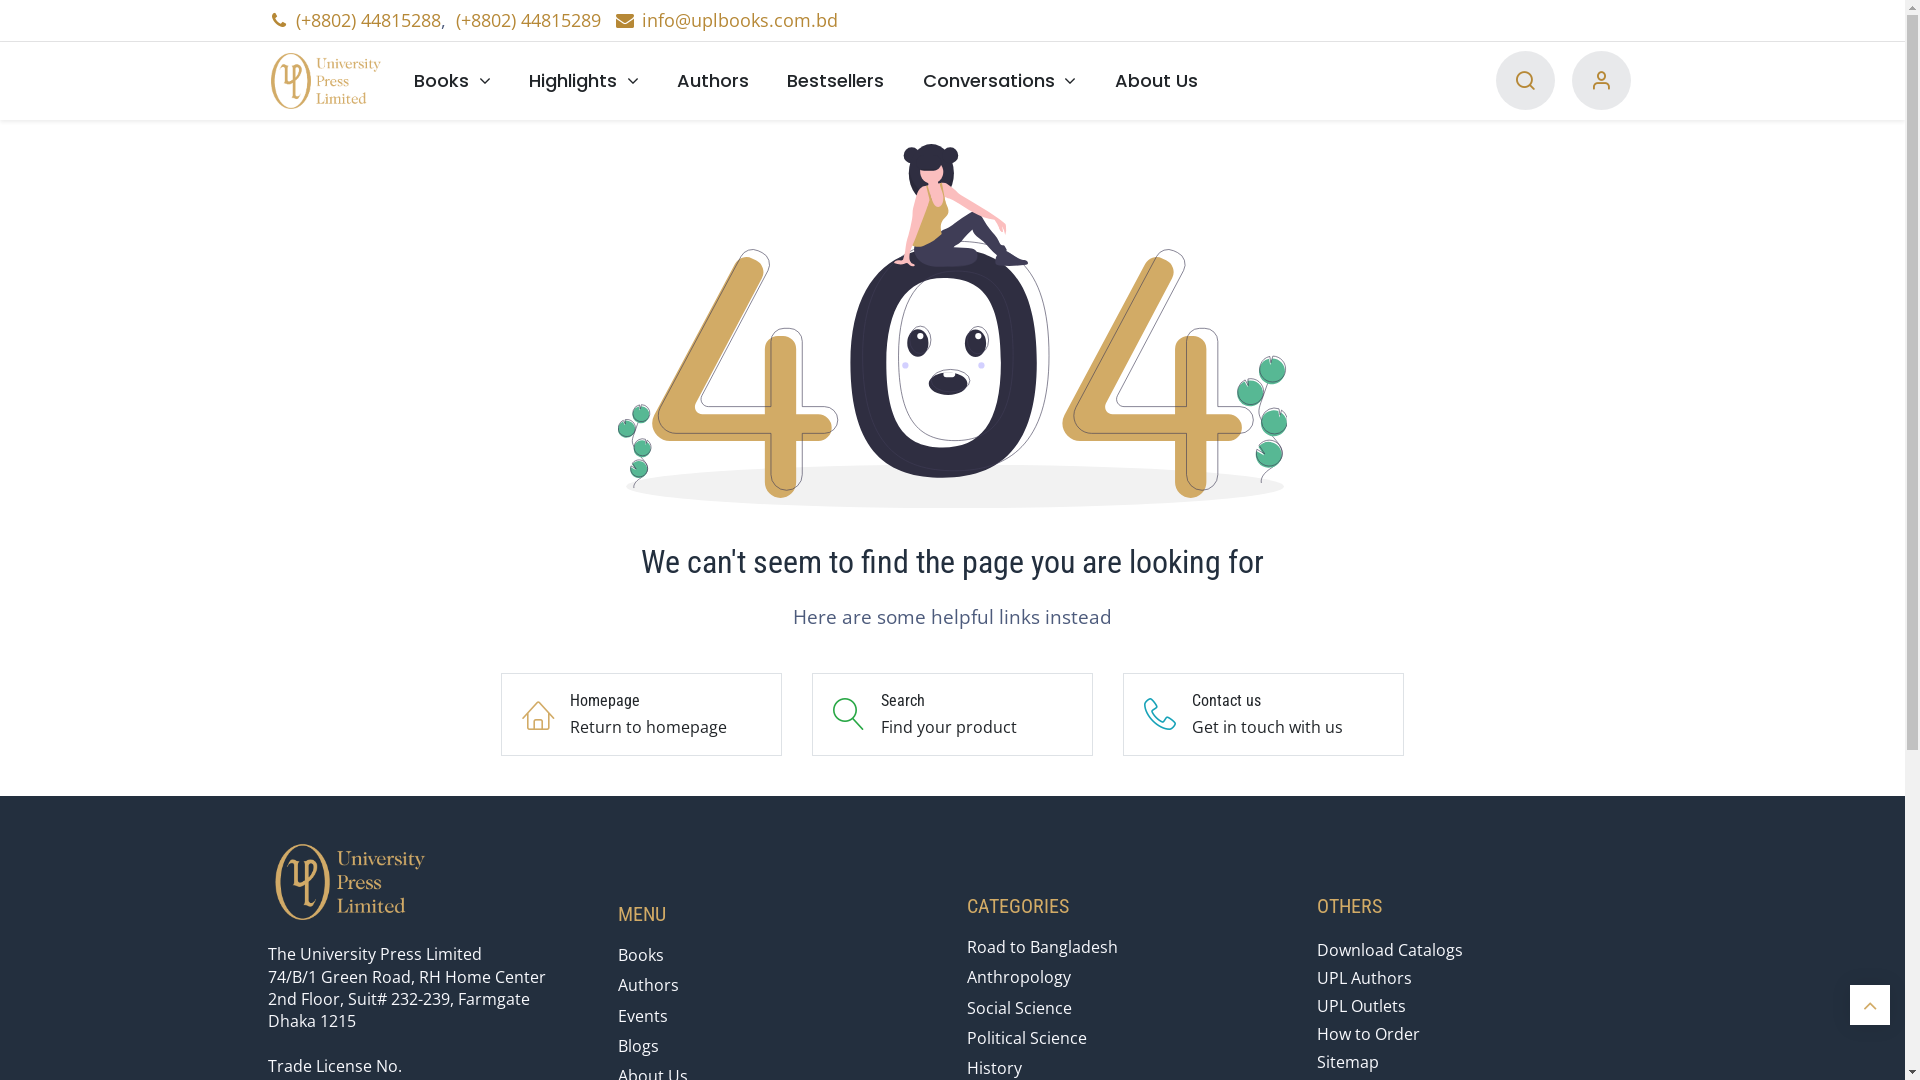  I want to click on 'info@uplbooks.com.bd', so click(724, 19).